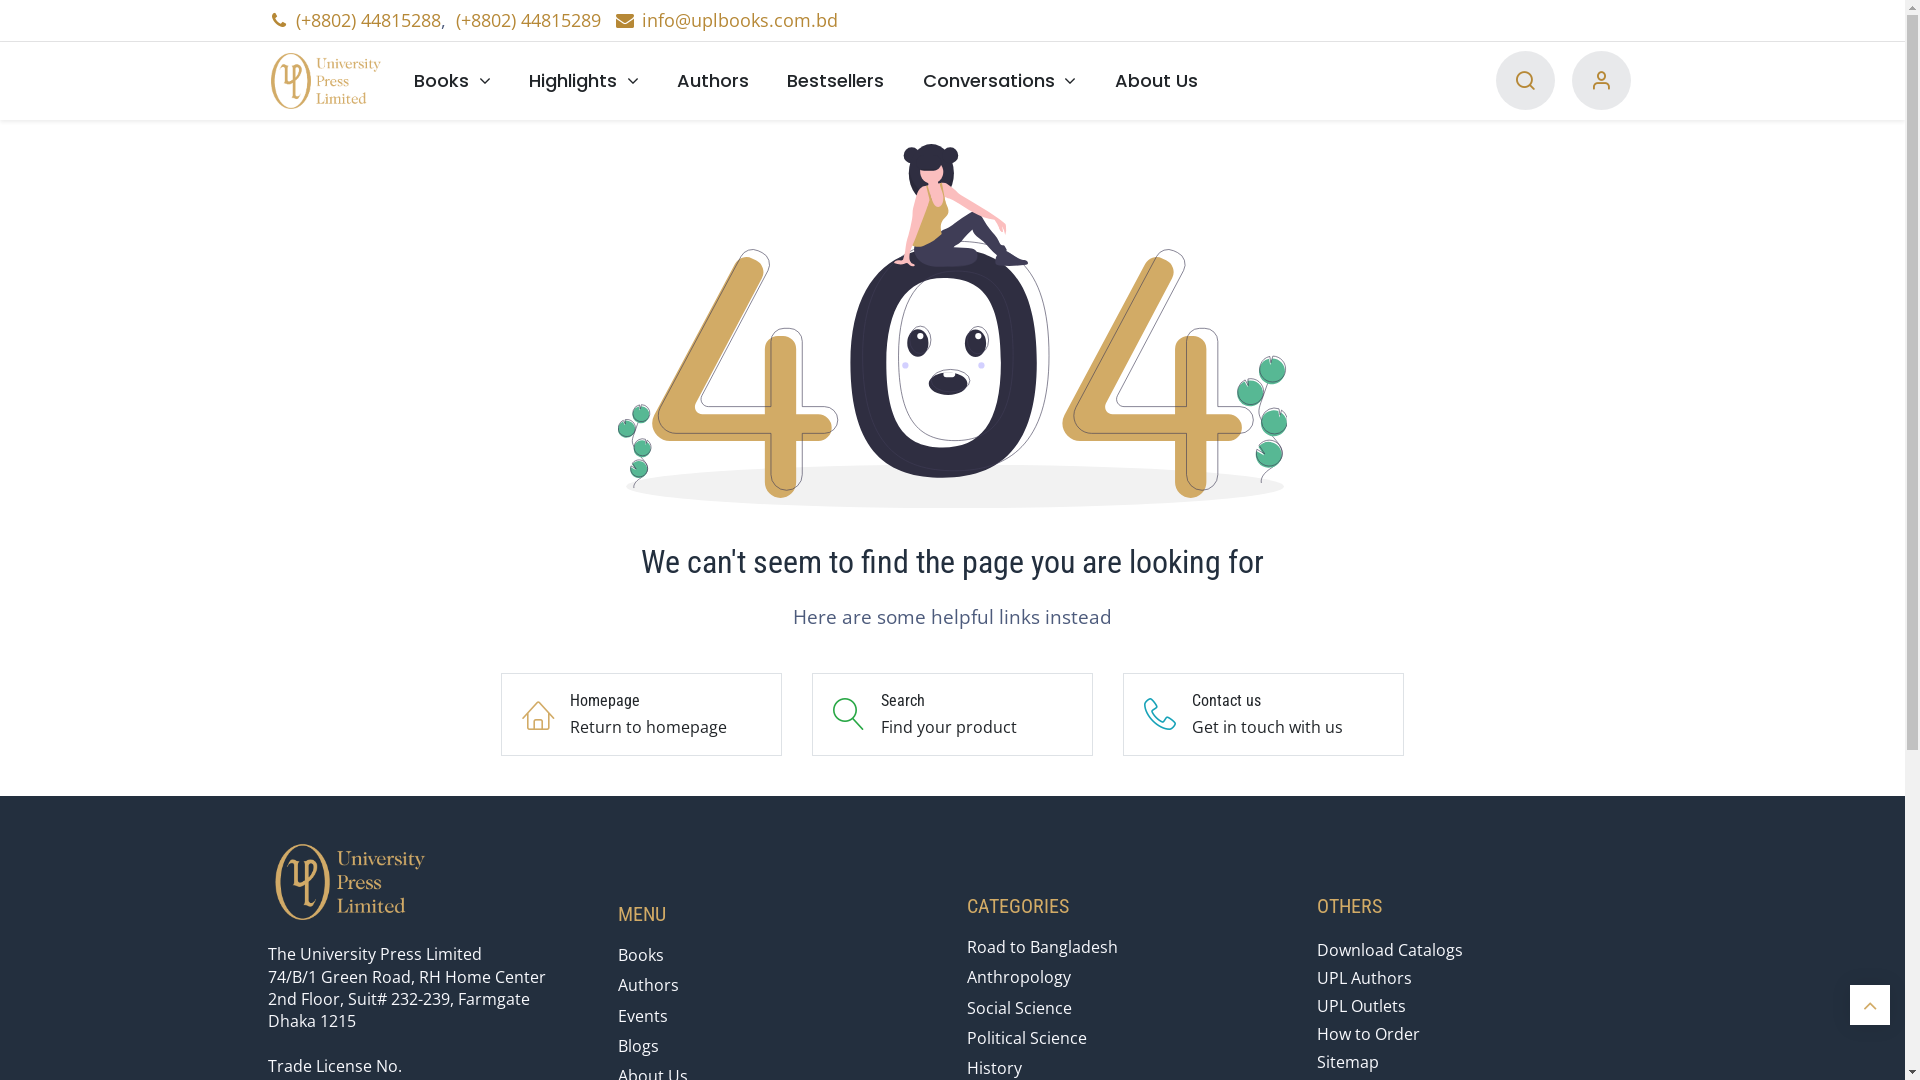  I want to click on 'info@uplbooks.com.bd', so click(724, 19).